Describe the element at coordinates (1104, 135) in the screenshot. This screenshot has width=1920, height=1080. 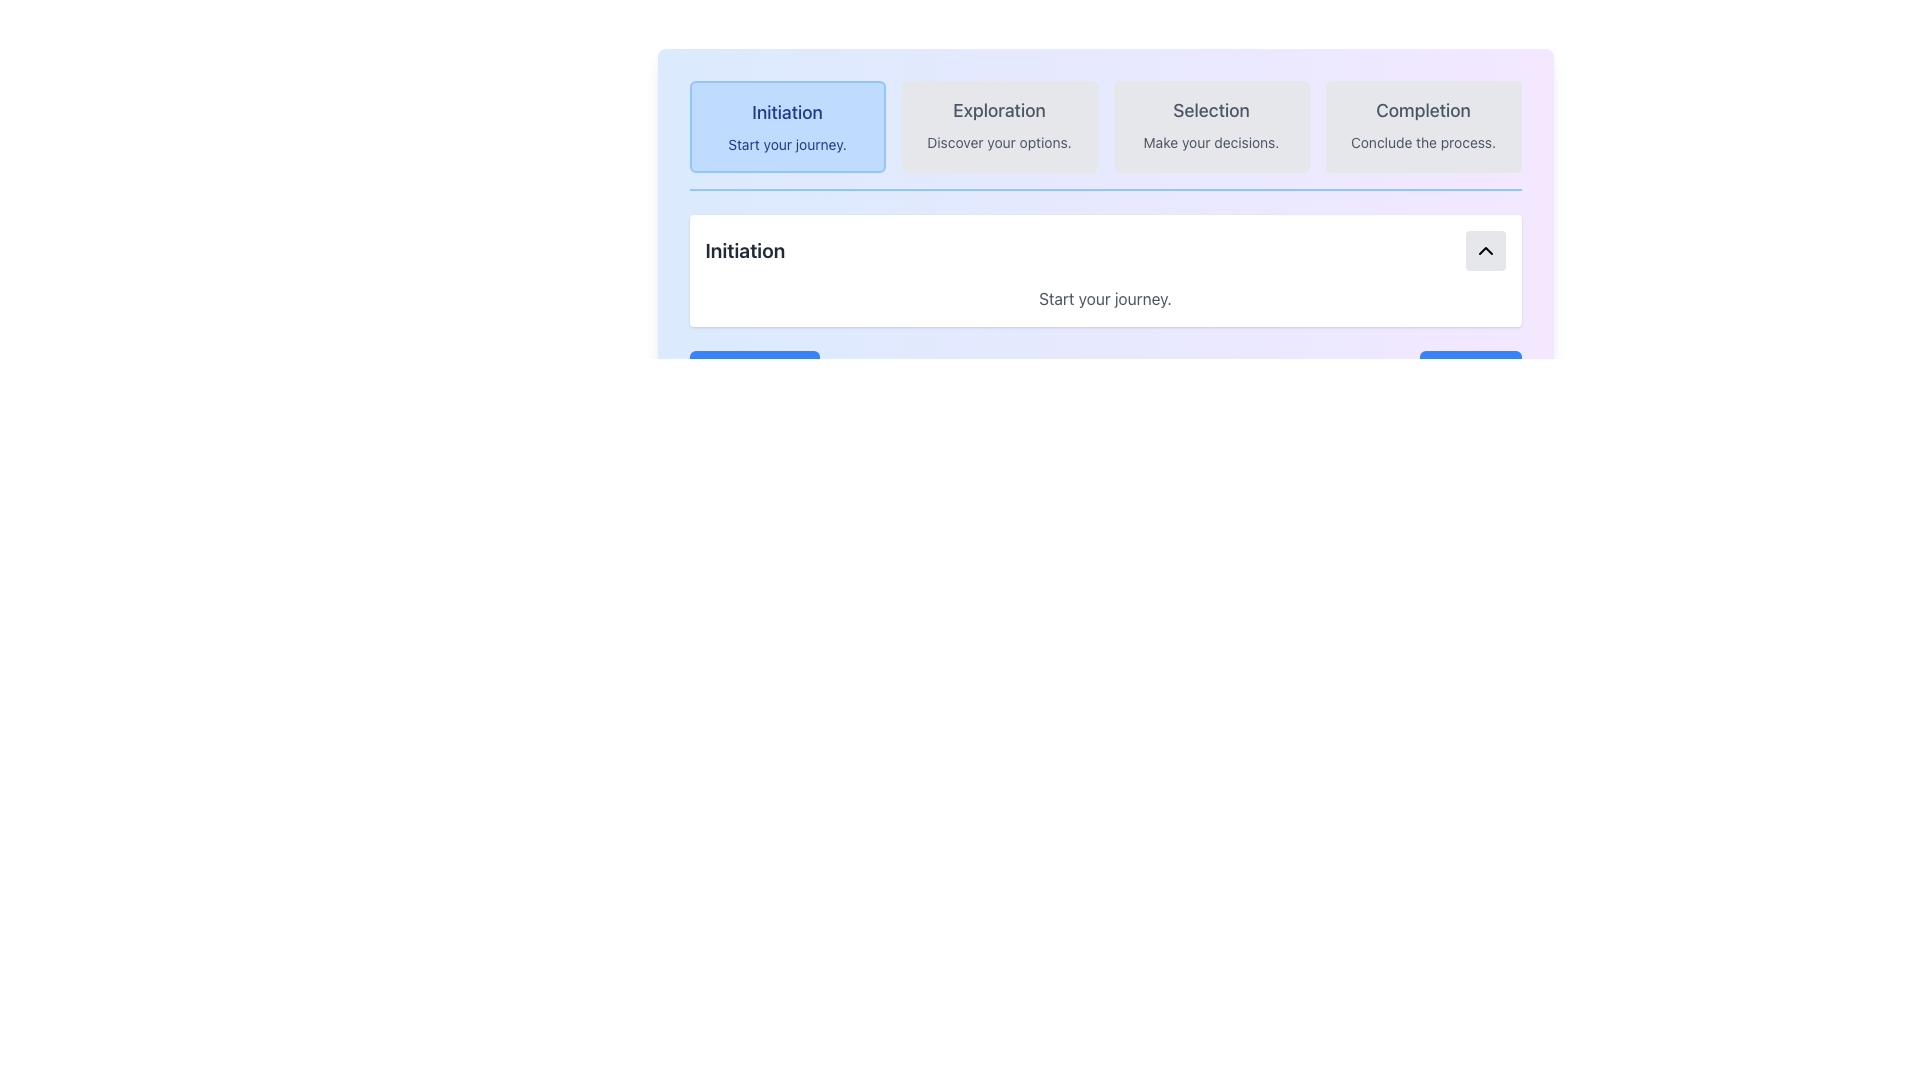
I see `the Grid-based Navigation Component sections` at that location.